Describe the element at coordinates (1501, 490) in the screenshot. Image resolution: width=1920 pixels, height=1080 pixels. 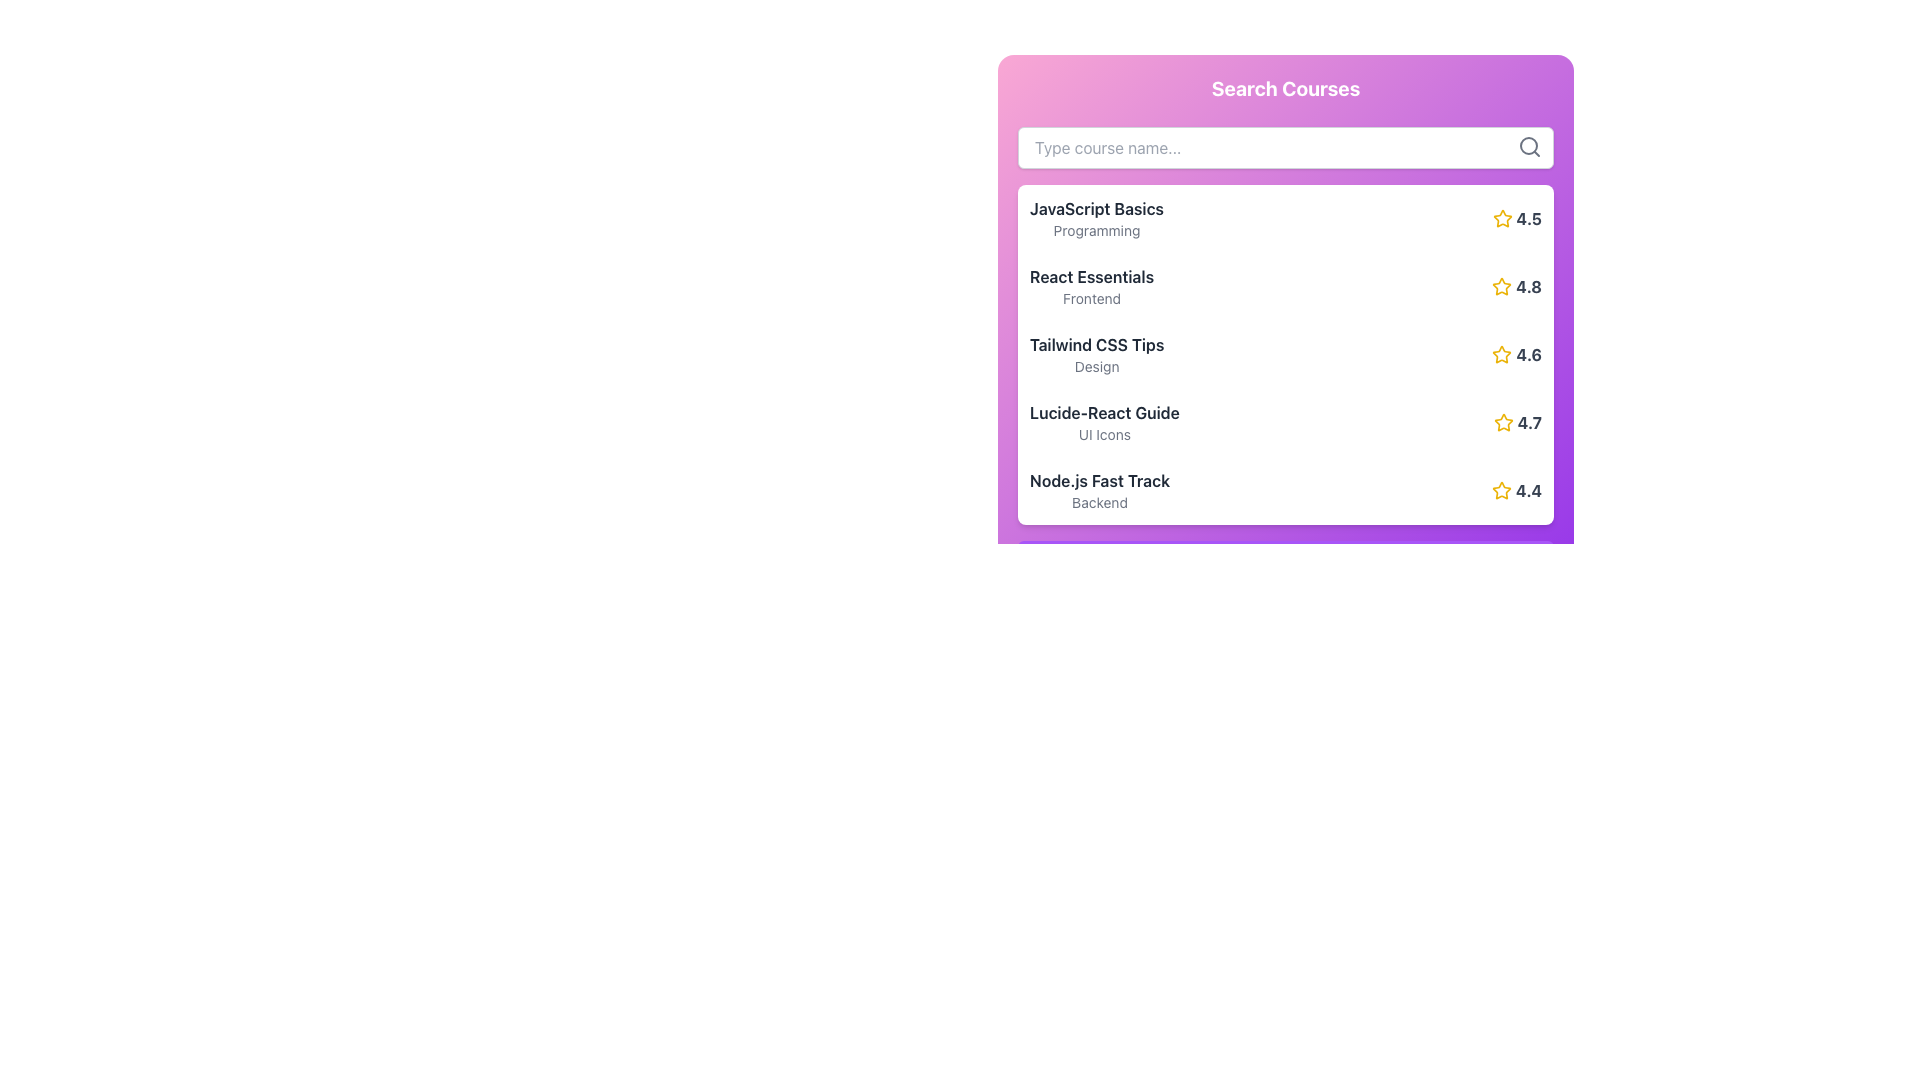
I see `the yellow star icon representing ratings for the 'Node.js Fast Track' course` at that location.